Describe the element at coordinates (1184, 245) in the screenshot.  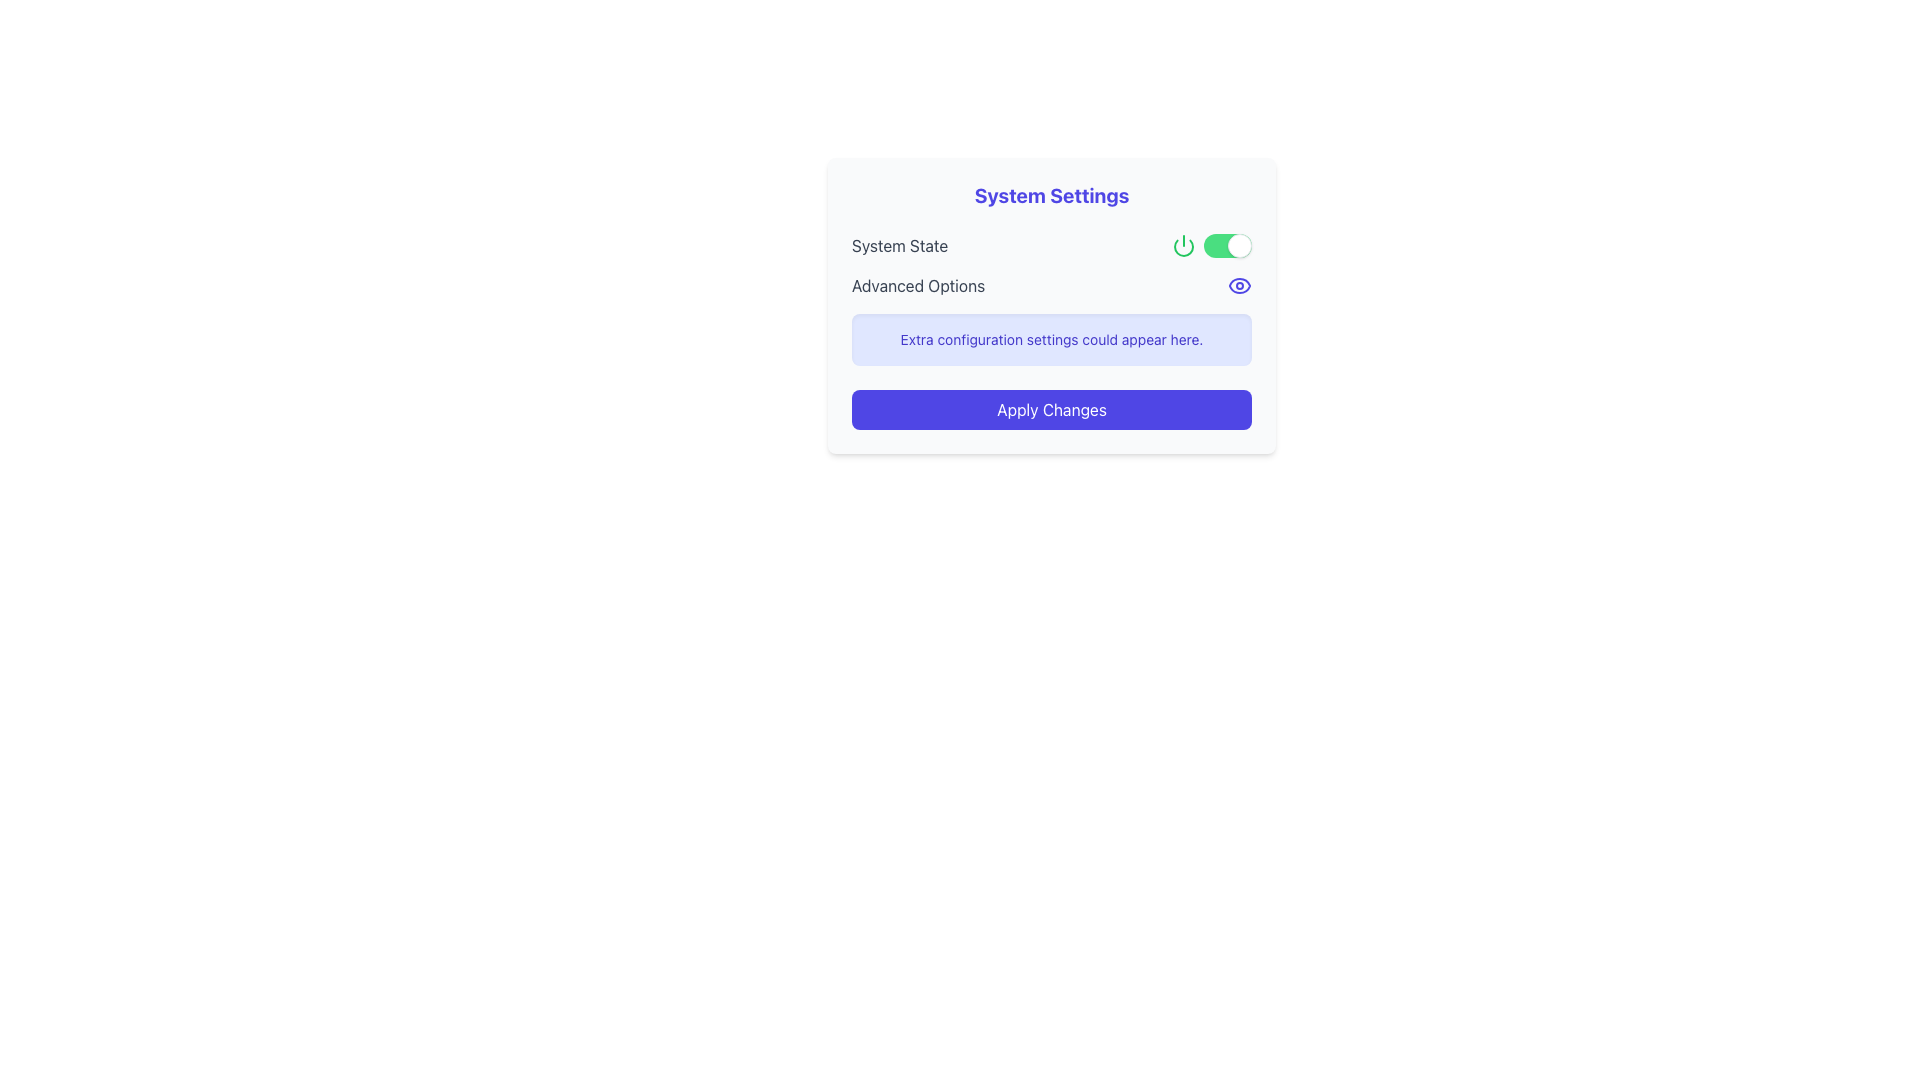
I see `the green power icon, which is circular with a vertical line inside, located near the 'System State' label in the settings interface` at that location.